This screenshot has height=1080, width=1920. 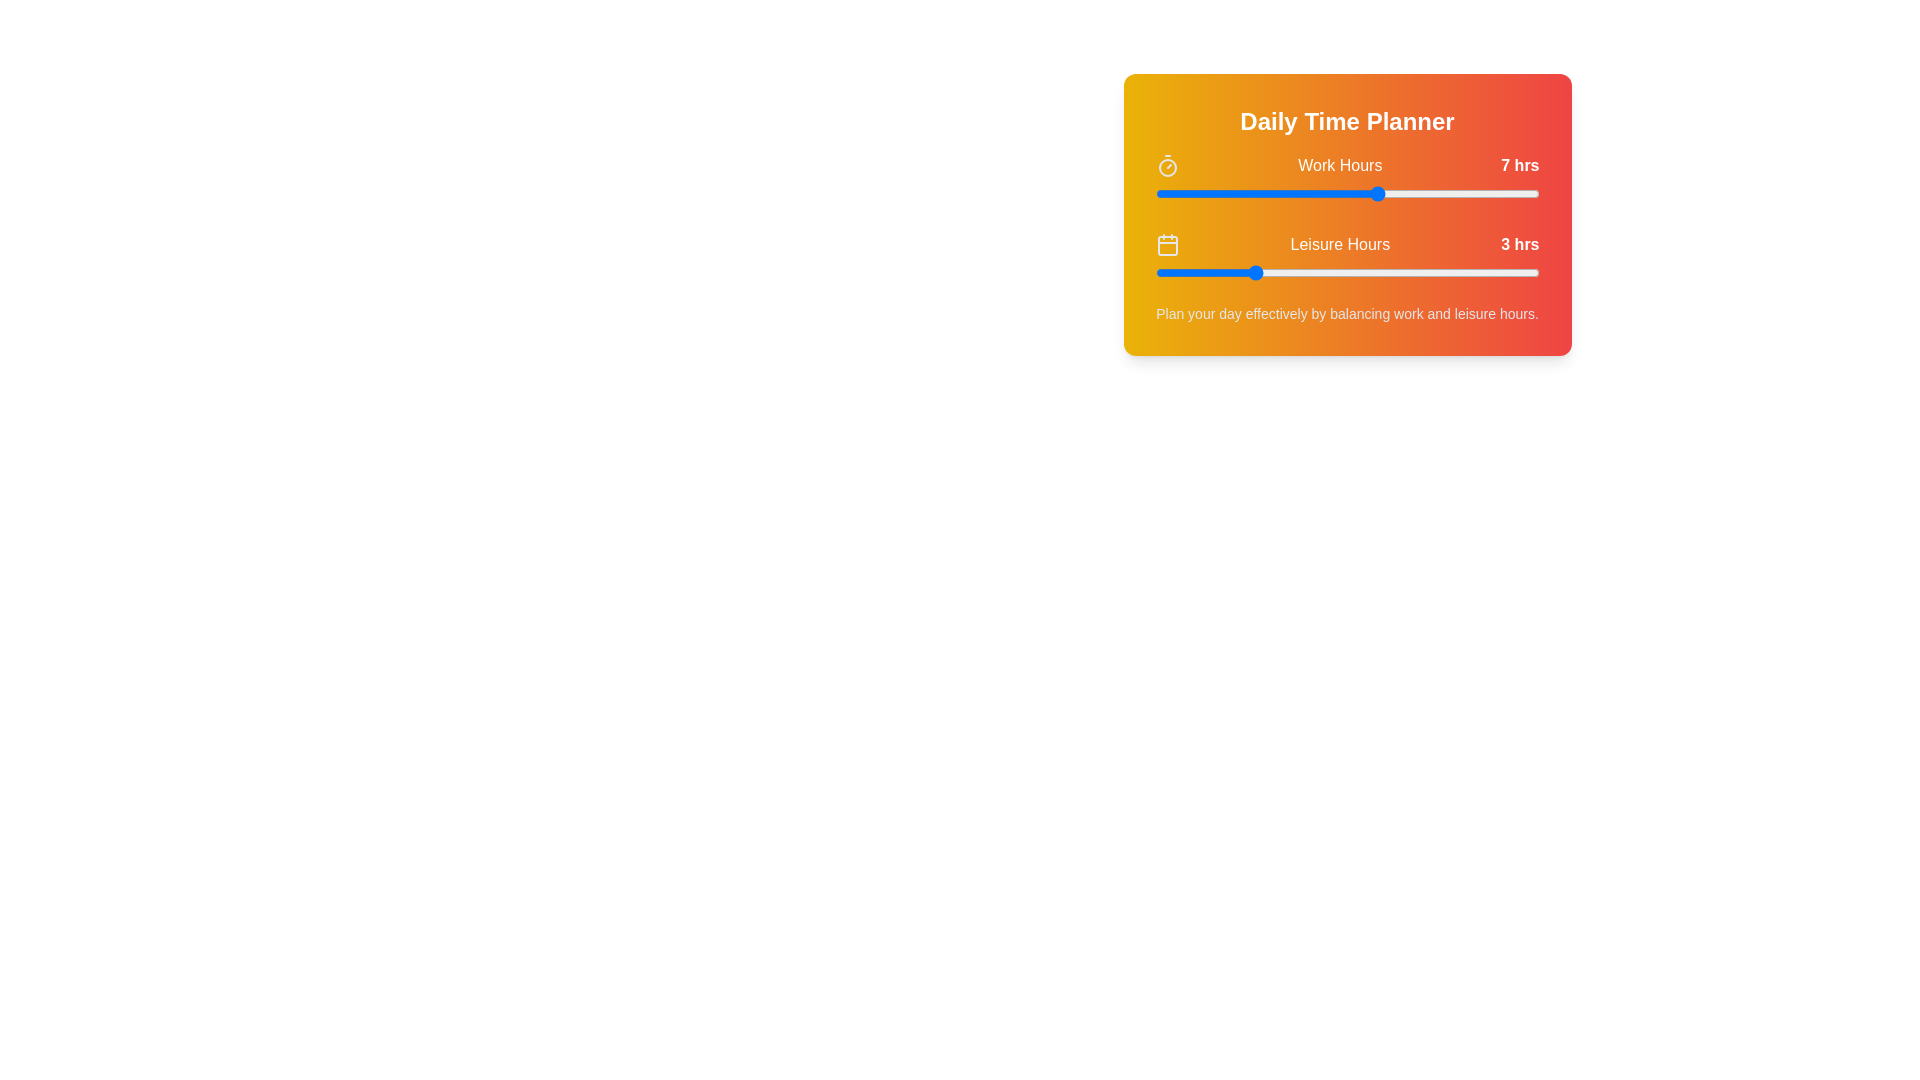 I want to click on the circular SVG graphical element that is part of the clock or timer icon, located in the top-left corner of the 'Daily Time Planner' interface, above the text 'Work Hours', so click(x=1167, y=167).